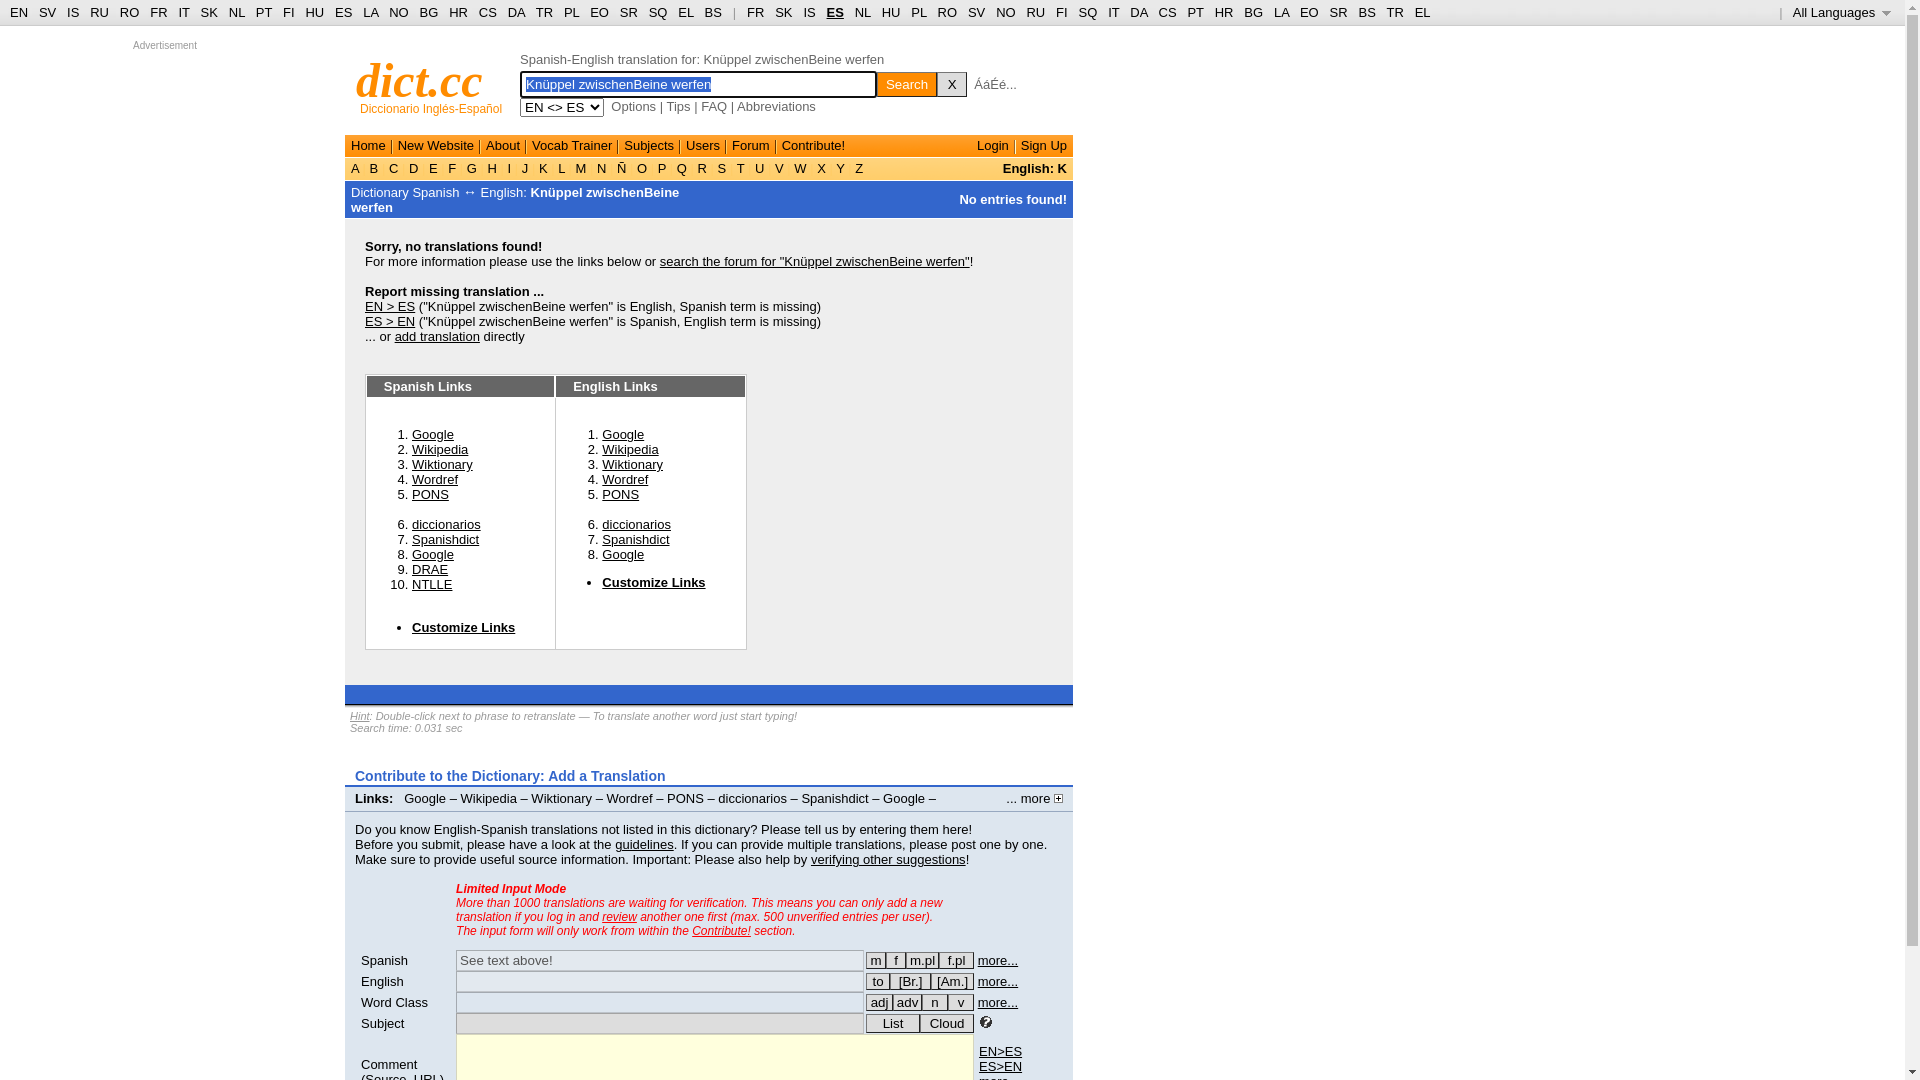 This screenshot has width=1920, height=1080. Describe the element at coordinates (560, 167) in the screenshot. I see `'L'` at that location.